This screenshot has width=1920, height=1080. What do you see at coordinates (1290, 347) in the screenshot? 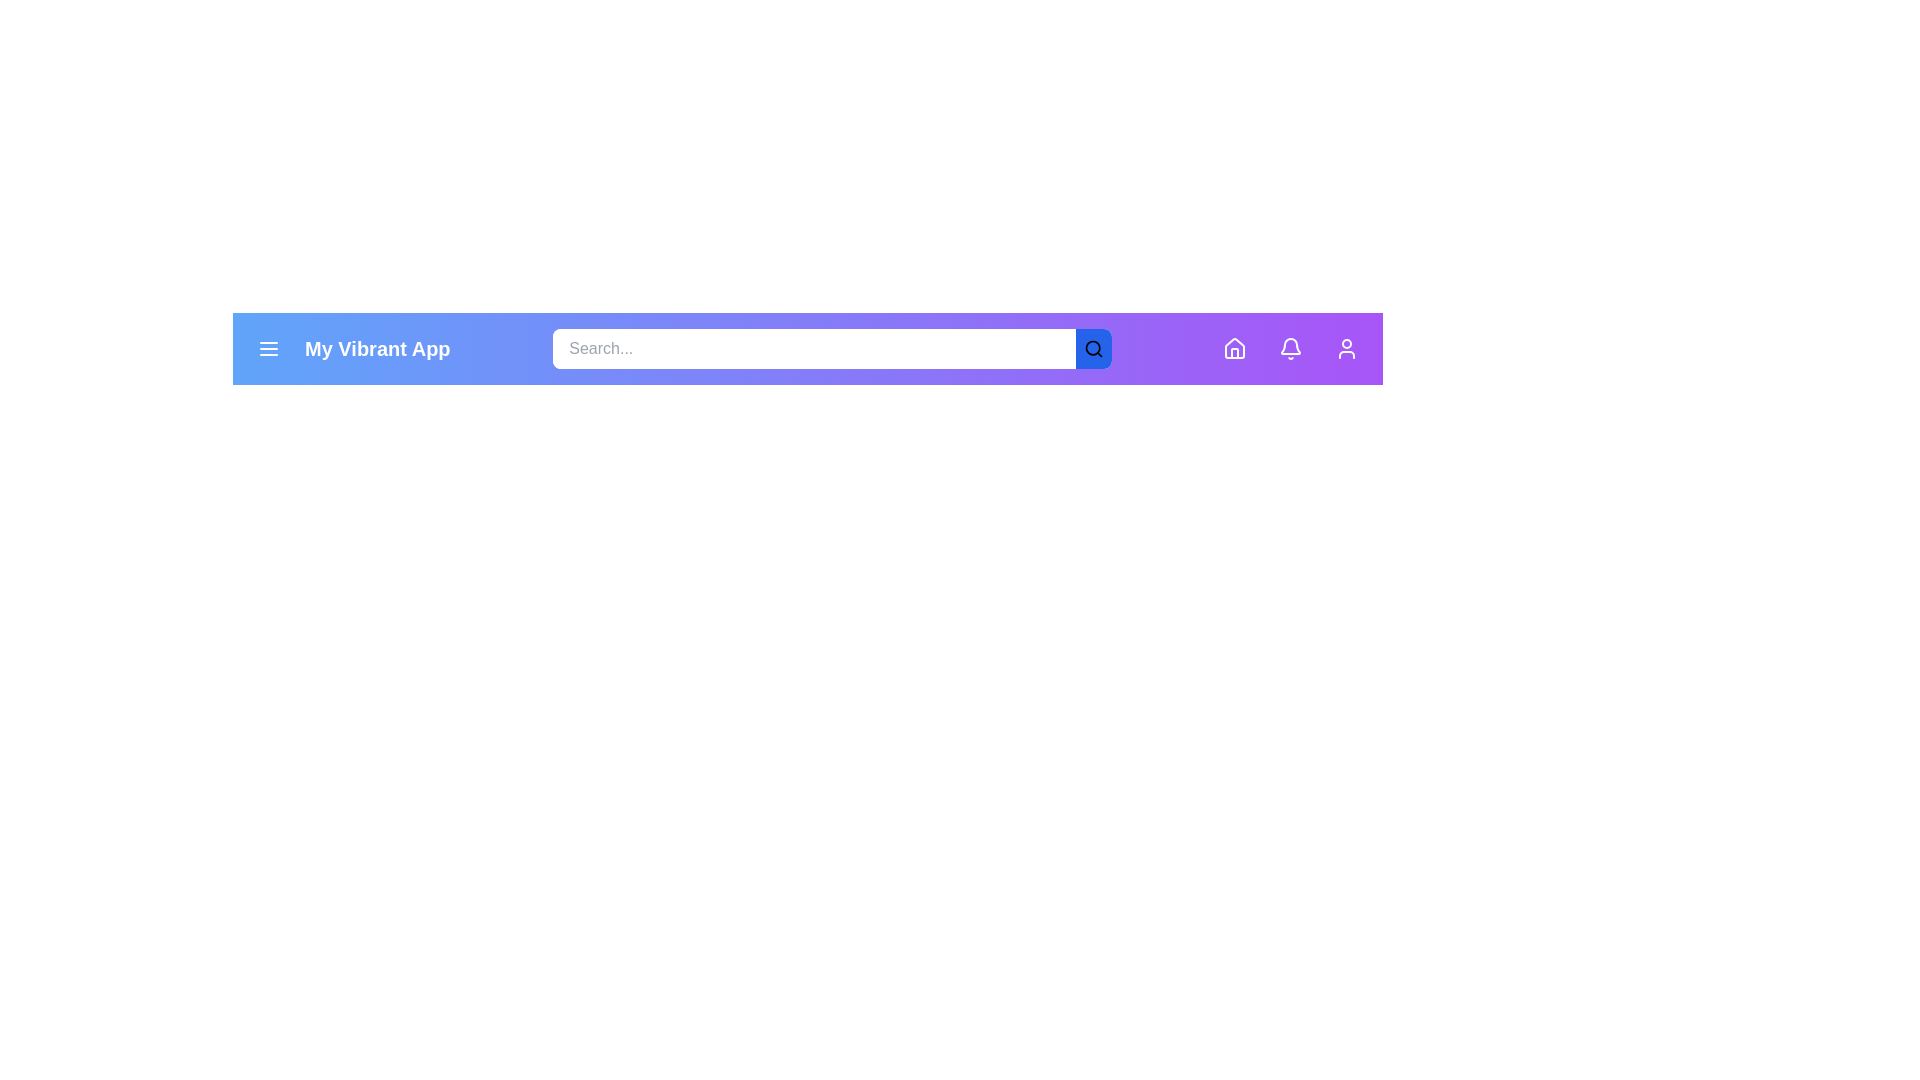
I see `the notifications button to view alerts` at bounding box center [1290, 347].